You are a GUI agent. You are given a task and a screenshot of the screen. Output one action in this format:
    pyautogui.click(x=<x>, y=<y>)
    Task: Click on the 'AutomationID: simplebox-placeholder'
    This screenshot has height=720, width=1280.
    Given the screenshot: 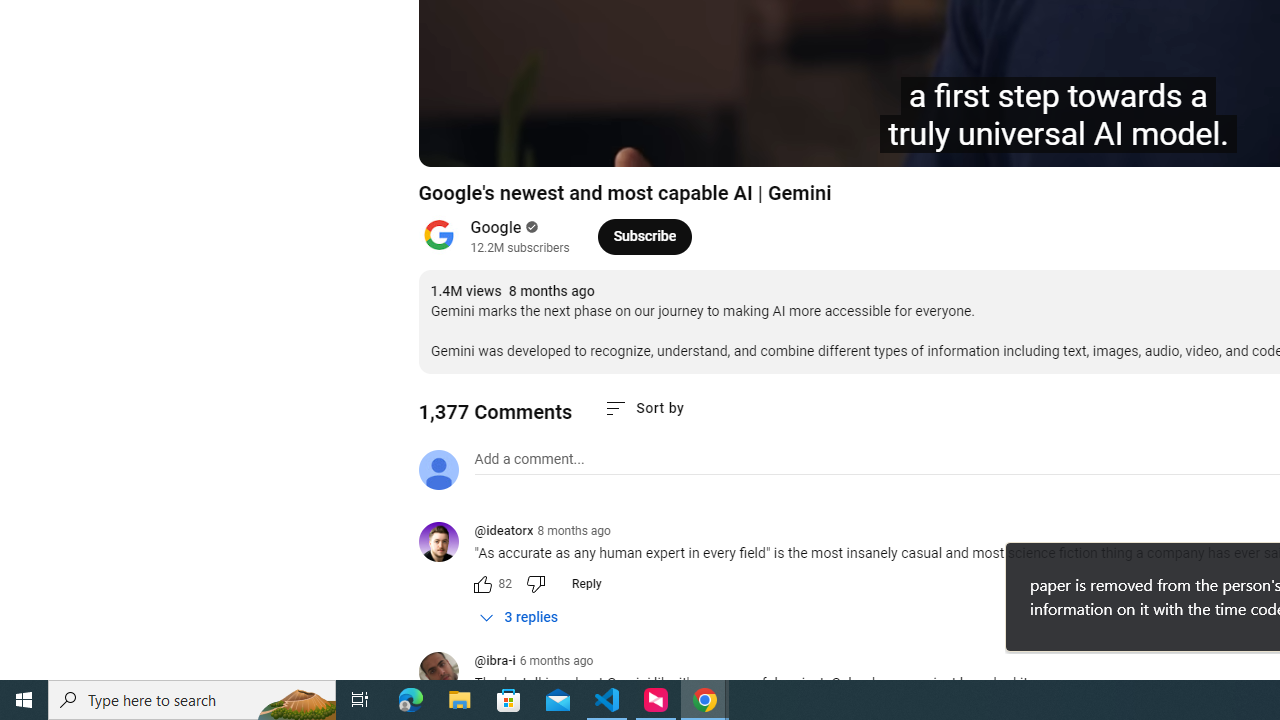 What is the action you would take?
    pyautogui.click(x=529, y=459)
    